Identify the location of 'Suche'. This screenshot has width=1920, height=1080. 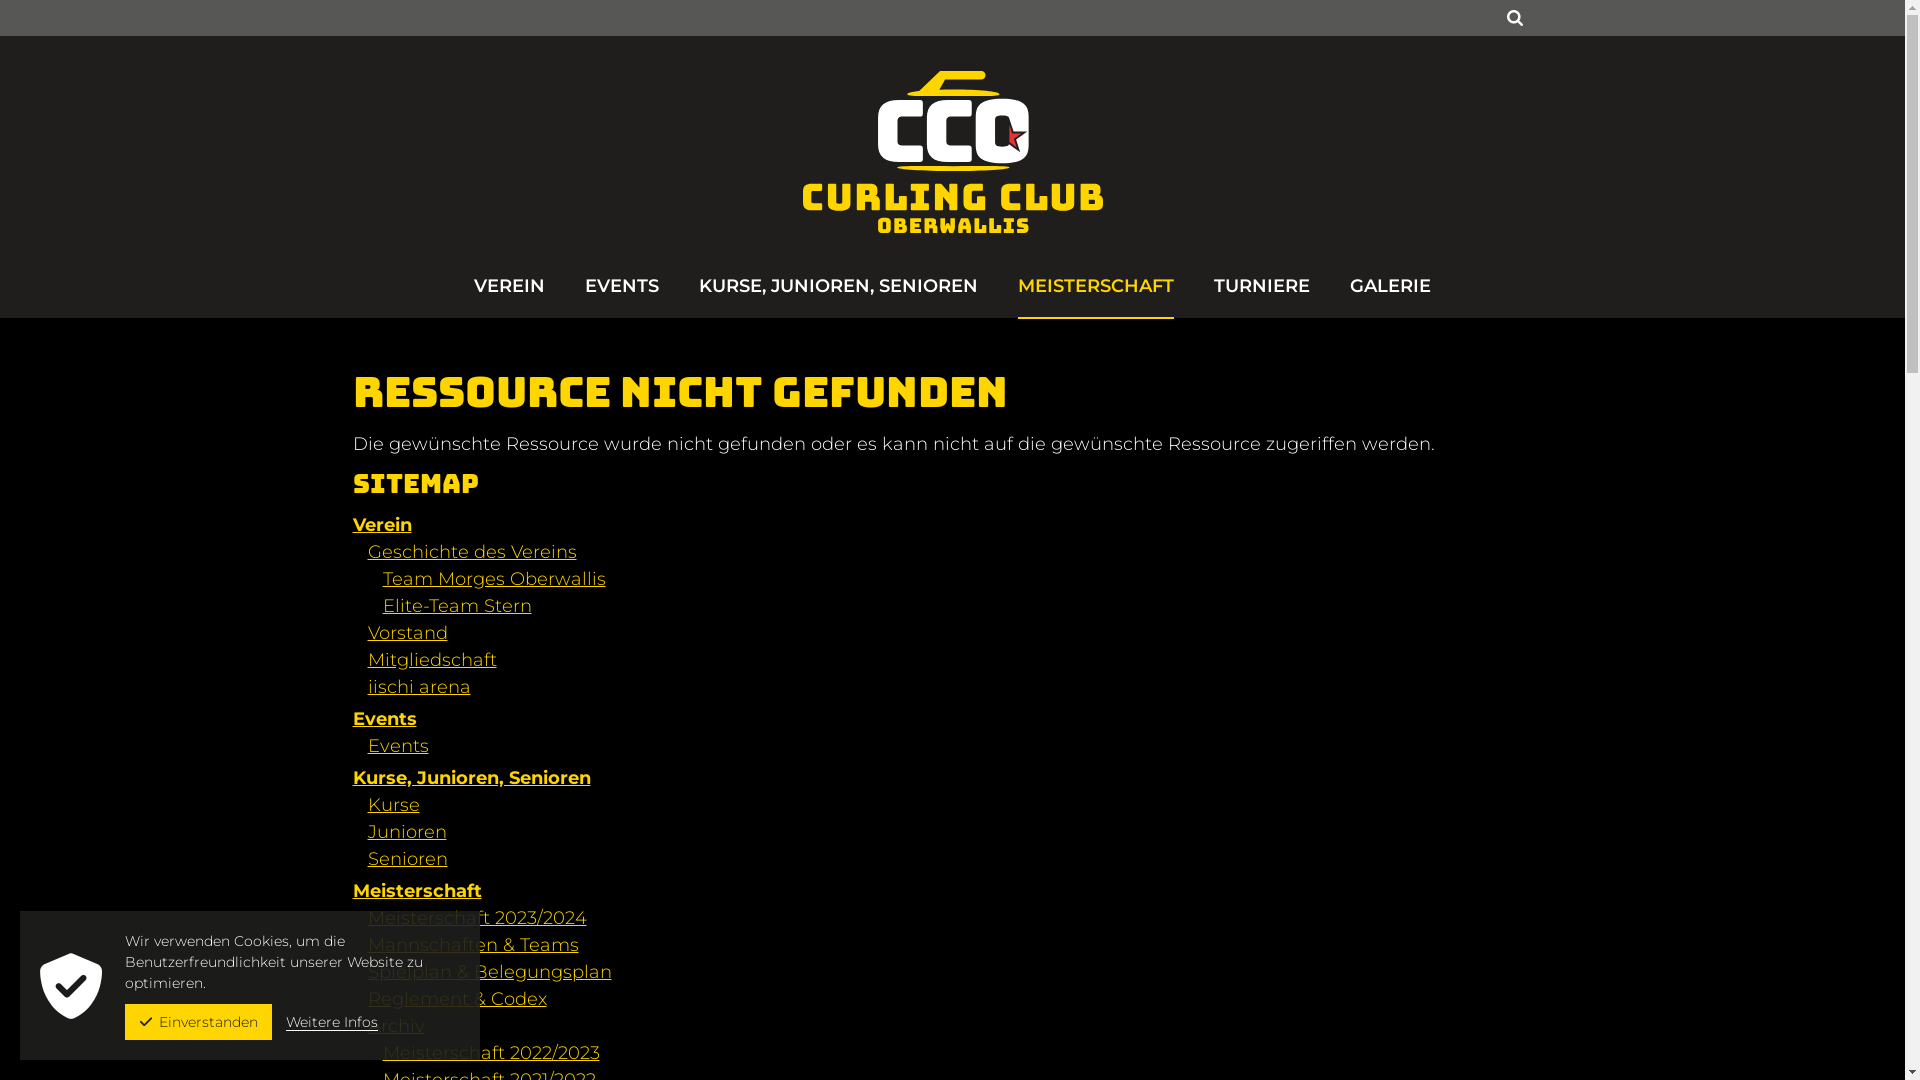
(1512, 19).